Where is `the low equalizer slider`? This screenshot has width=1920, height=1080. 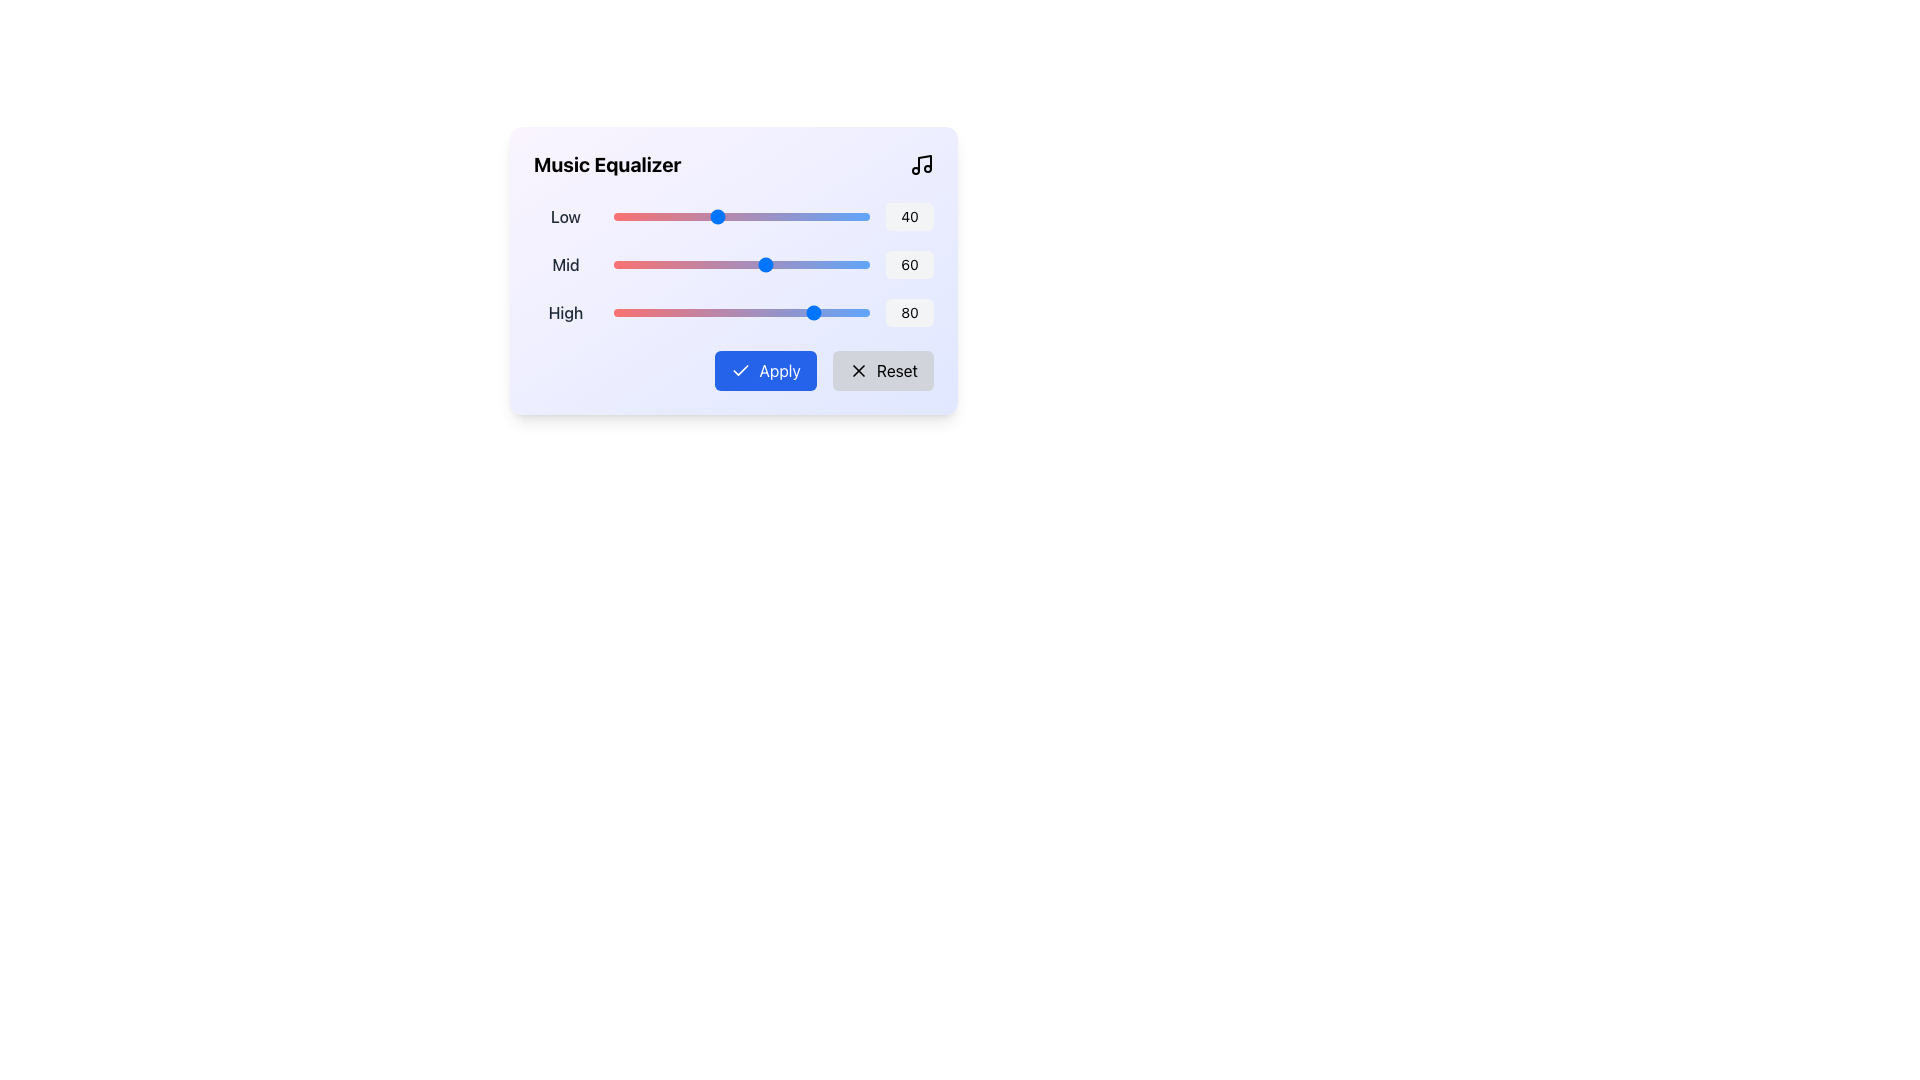
the low equalizer slider is located at coordinates (670, 216).